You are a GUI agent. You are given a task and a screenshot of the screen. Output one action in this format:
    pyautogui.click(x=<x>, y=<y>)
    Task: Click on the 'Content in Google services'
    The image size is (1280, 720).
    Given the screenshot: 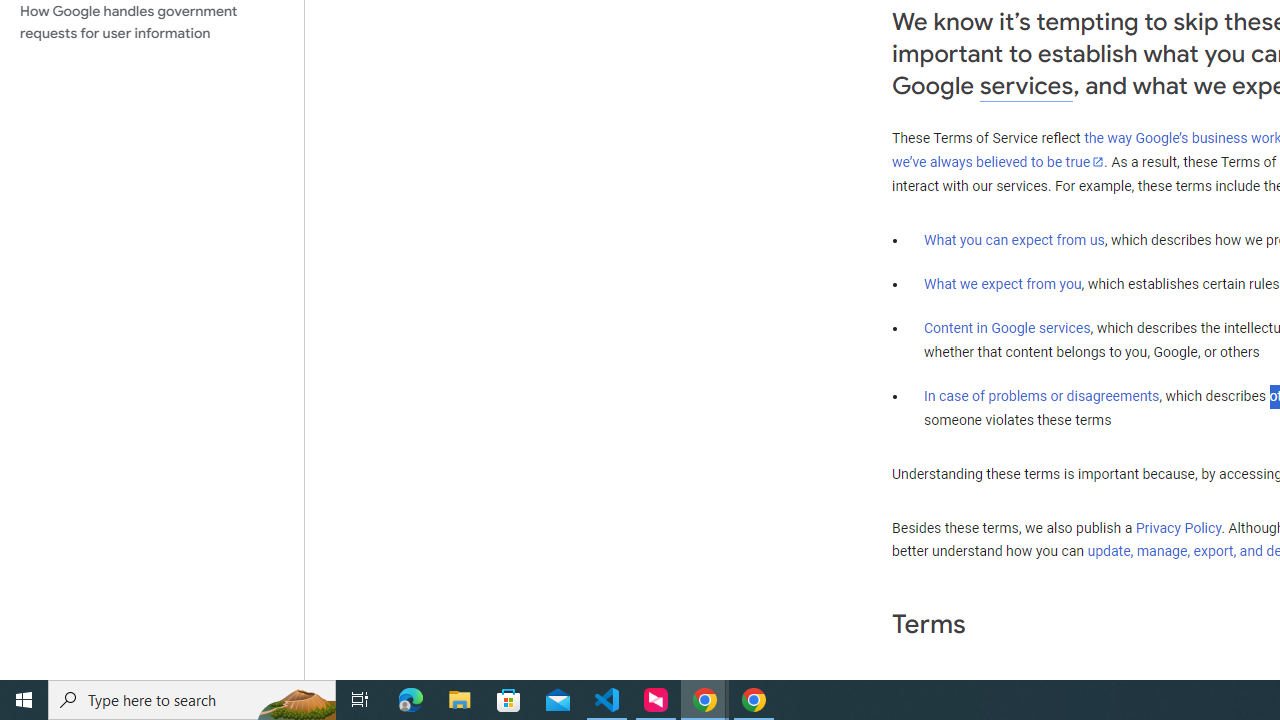 What is the action you would take?
    pyautogui.click(x=1007, y=326)
    